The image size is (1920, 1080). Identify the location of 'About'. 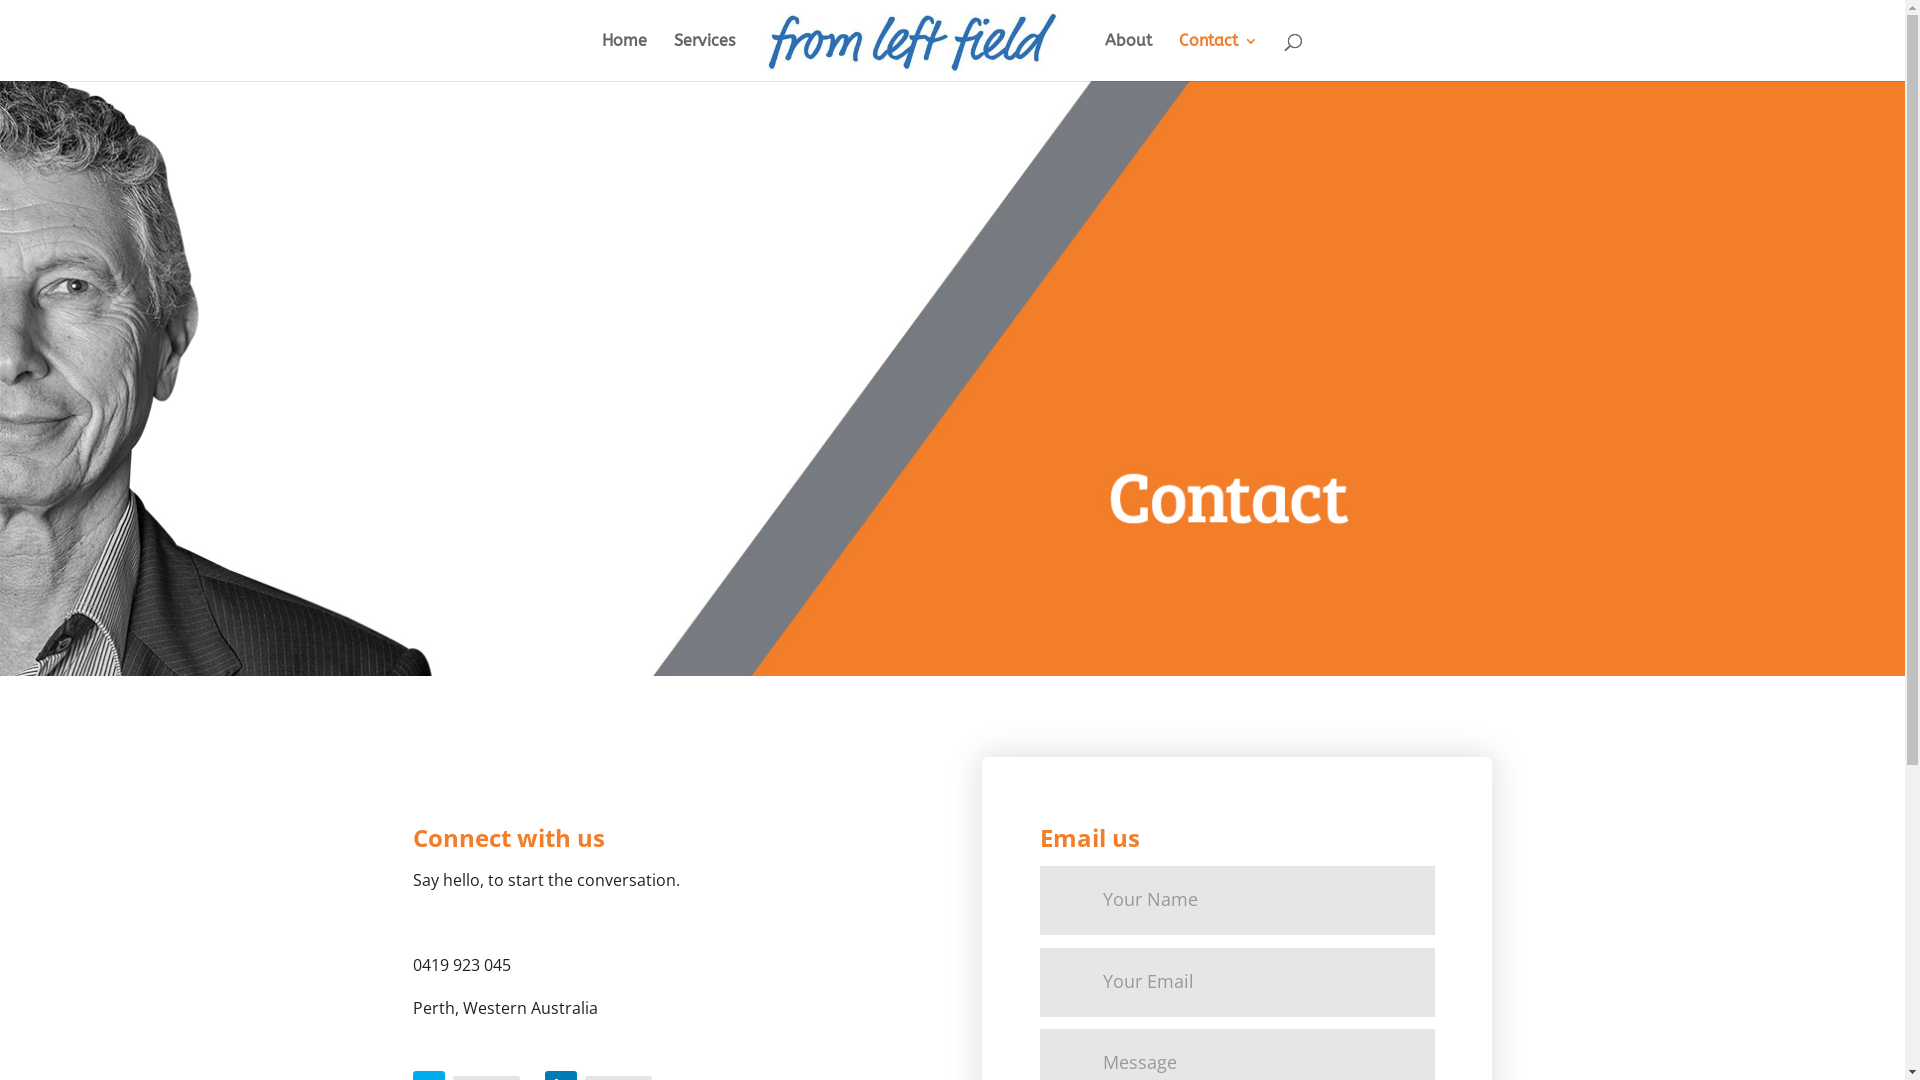
(1128, 56).